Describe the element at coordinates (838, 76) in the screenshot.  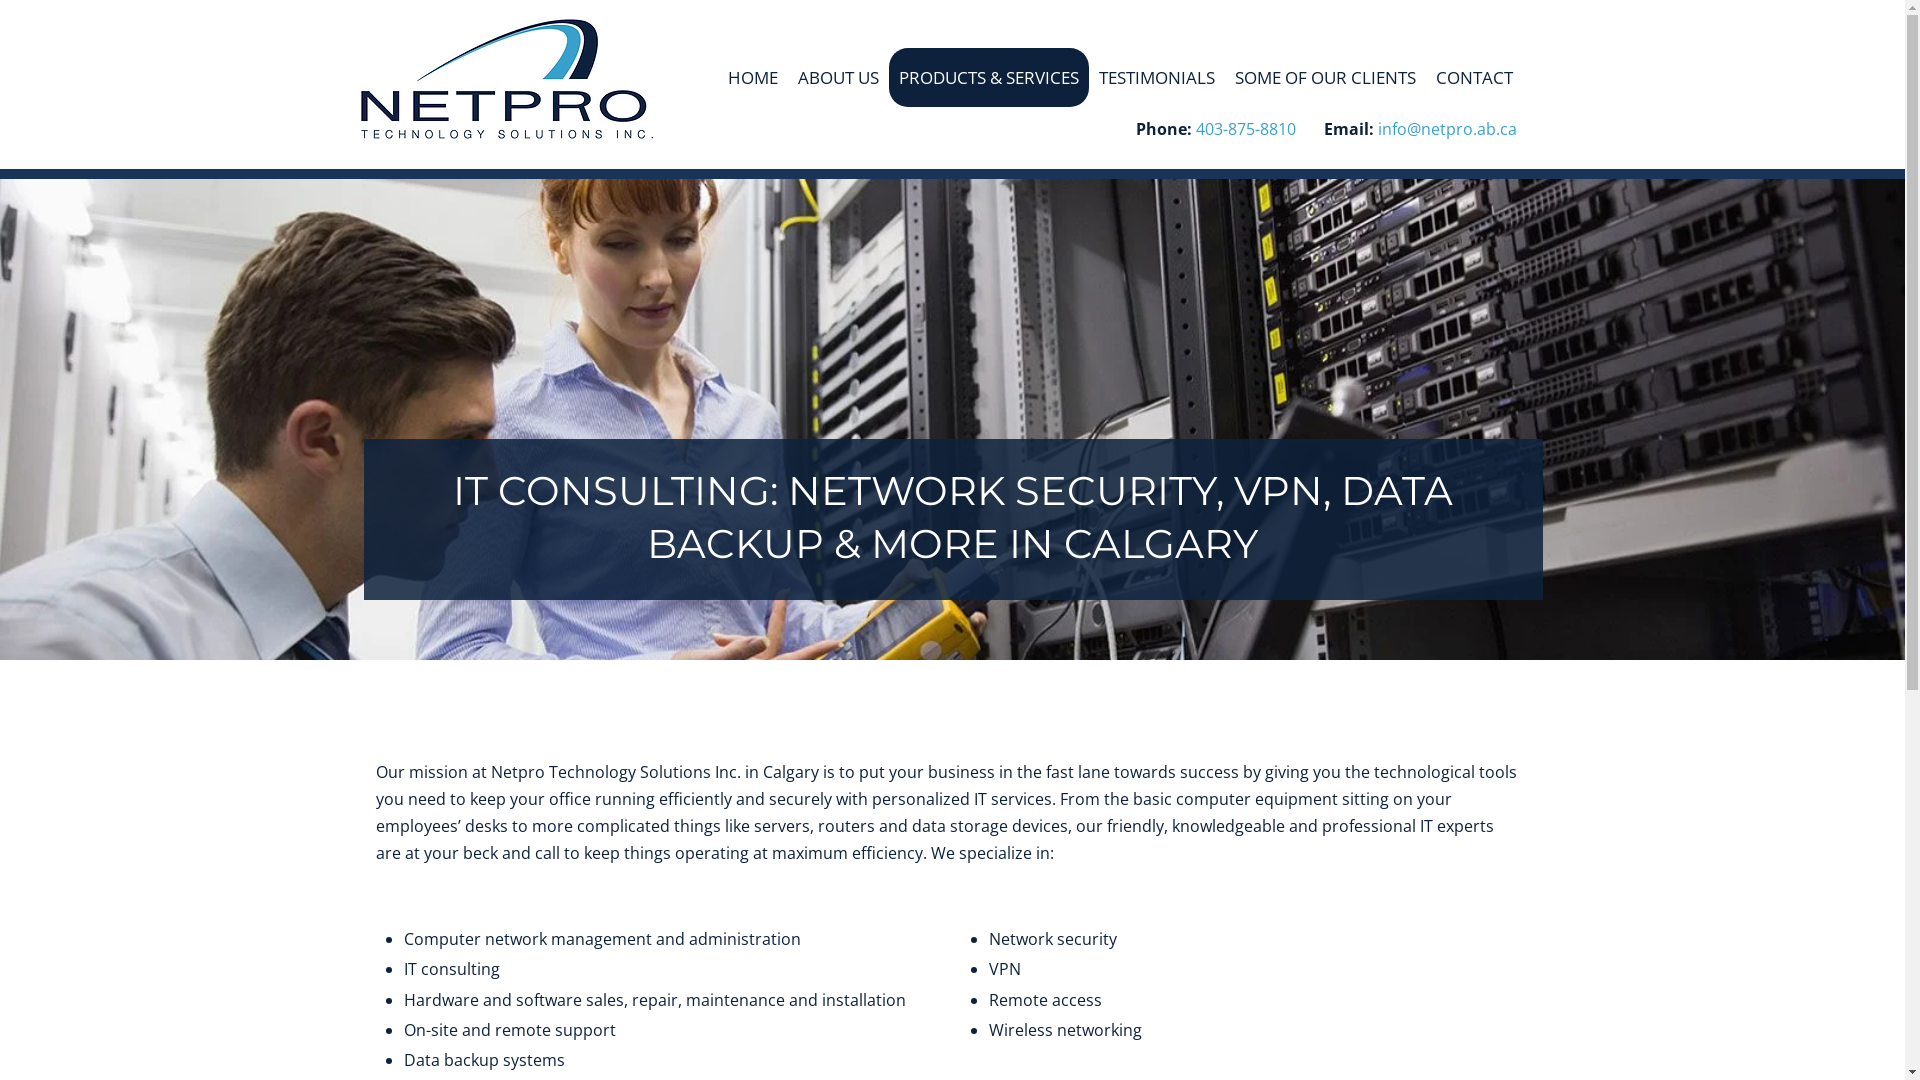
I see `'ABOUT US'` at that location.